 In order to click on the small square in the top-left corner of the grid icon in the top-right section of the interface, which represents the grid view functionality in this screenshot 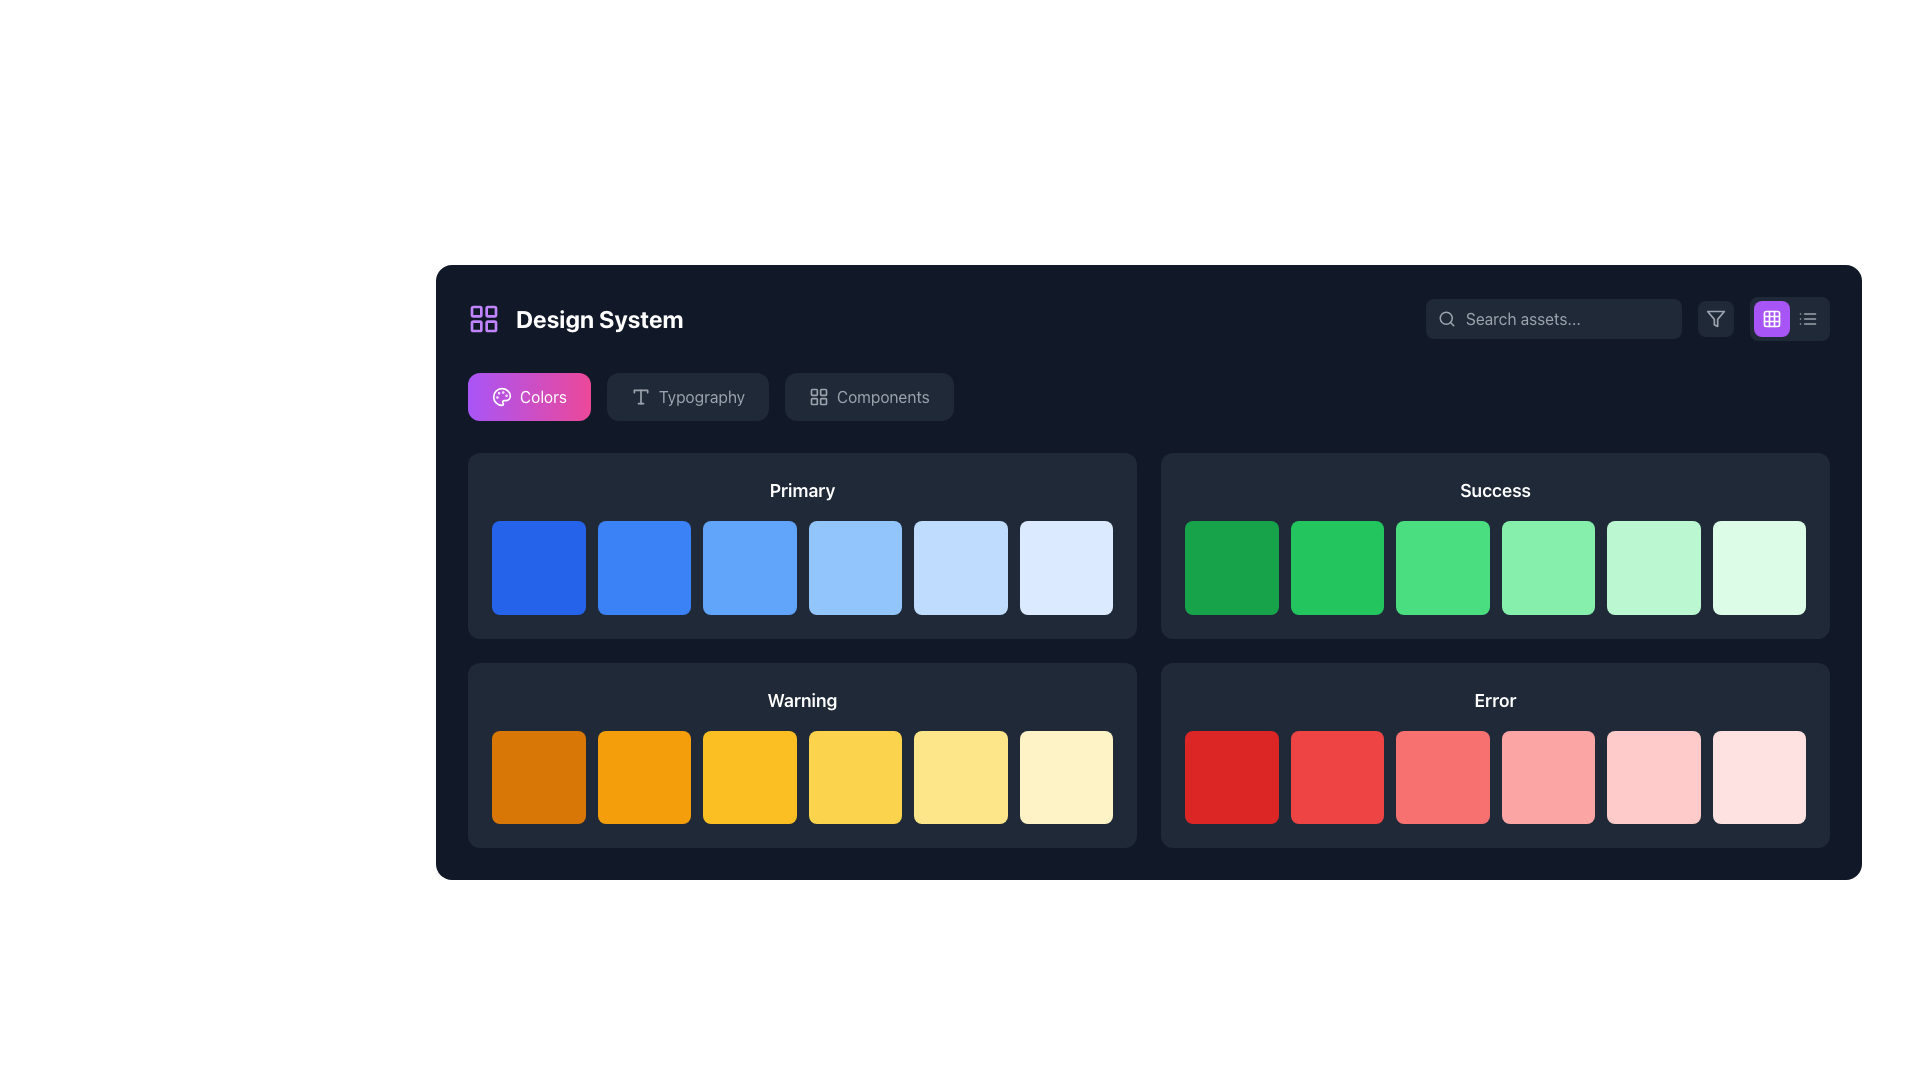, I will do `click(1771, 318)`.